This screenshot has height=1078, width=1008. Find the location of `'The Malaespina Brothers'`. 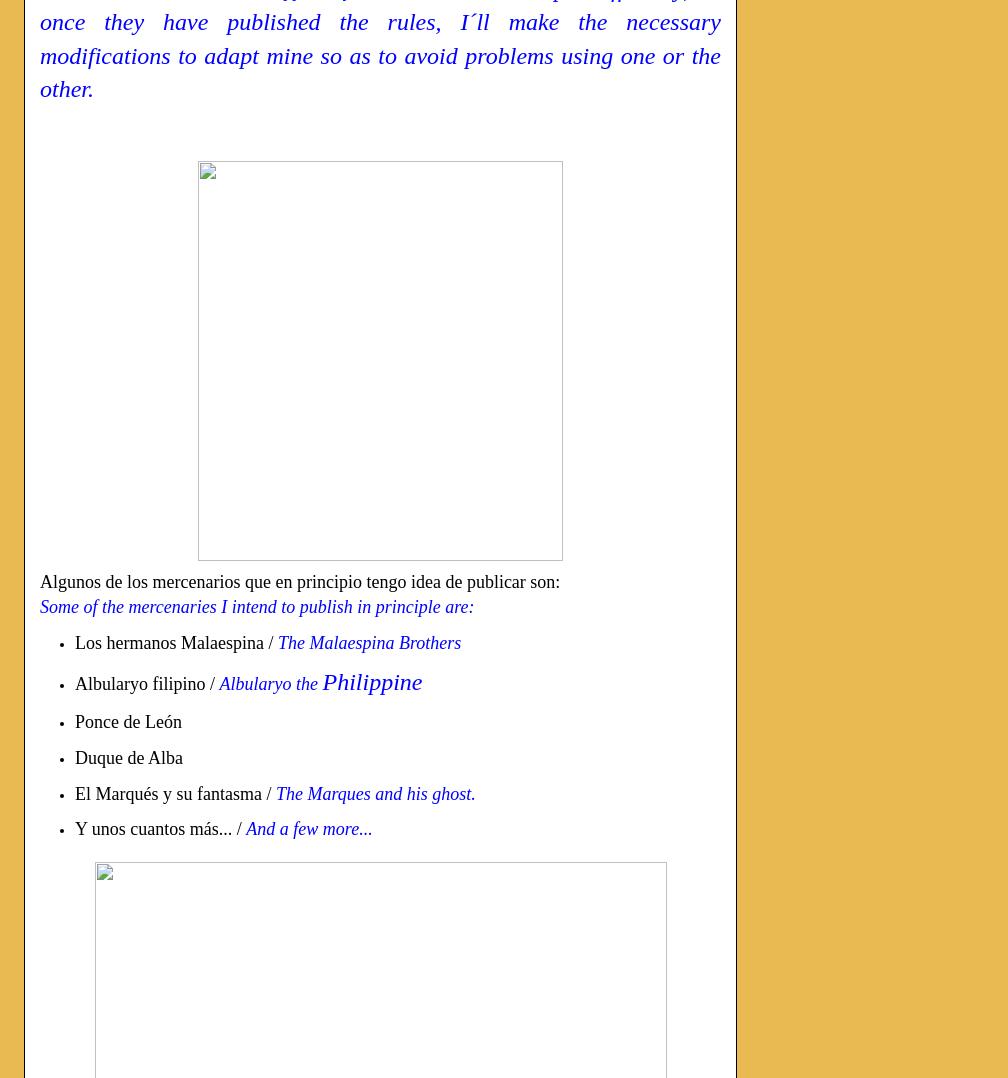

'The Malaespina Brothers' is located at coordinates (369, 640).